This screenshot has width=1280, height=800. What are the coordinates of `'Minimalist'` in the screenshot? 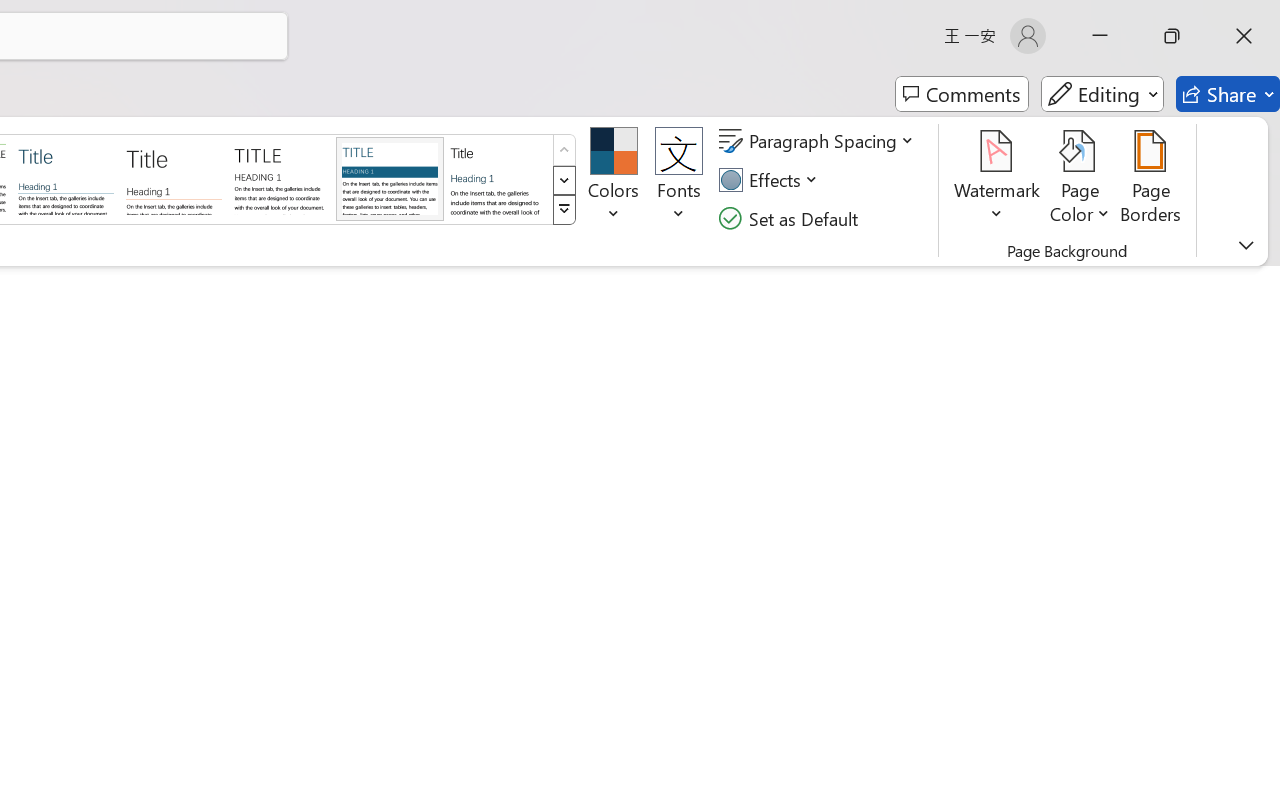 It's located at (280, 177).